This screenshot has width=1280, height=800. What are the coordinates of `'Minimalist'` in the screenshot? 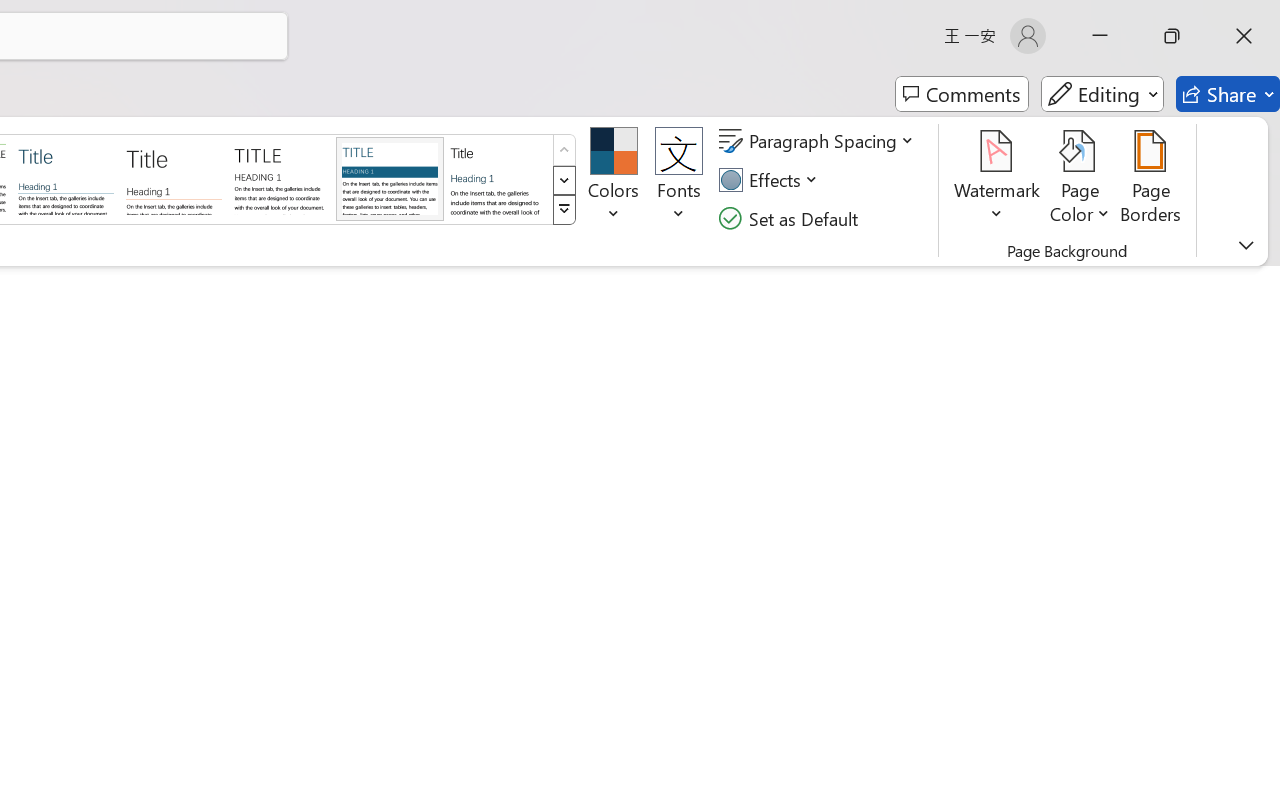 It's located at (280, 177).